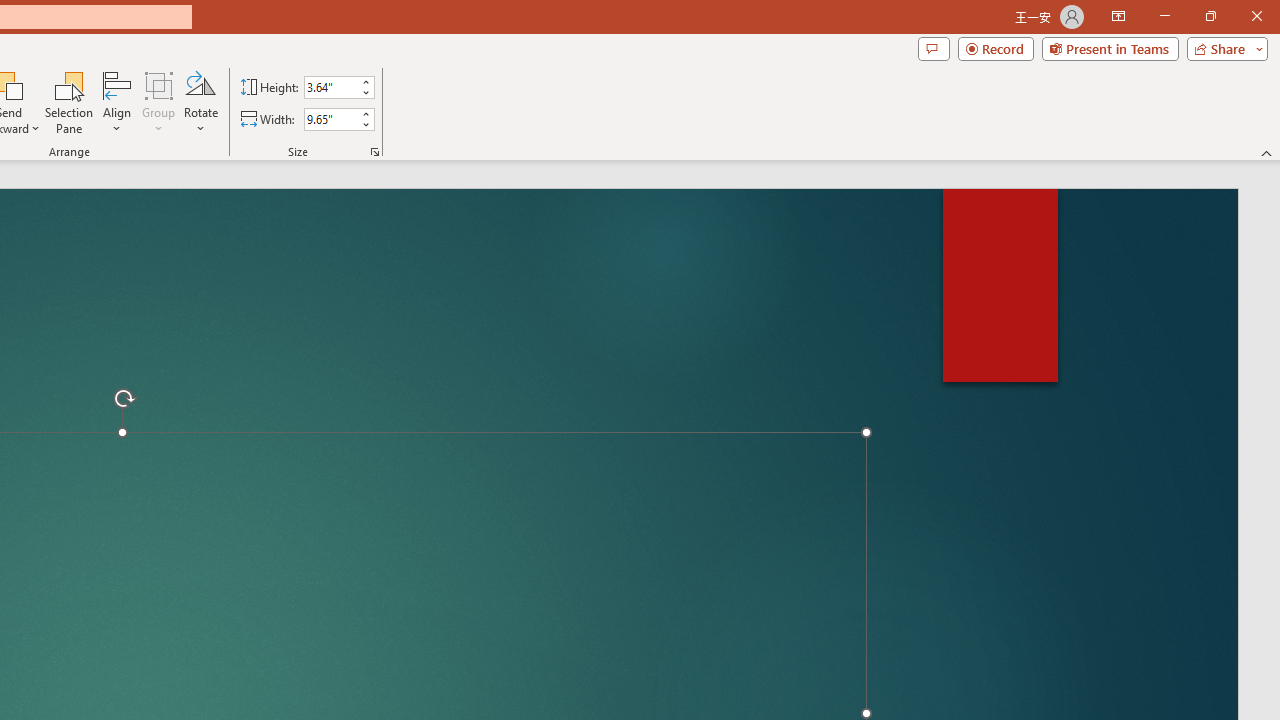 The width and height of the screenshot is (1280, 720). I want to click on 'Record', so click(995, 47).